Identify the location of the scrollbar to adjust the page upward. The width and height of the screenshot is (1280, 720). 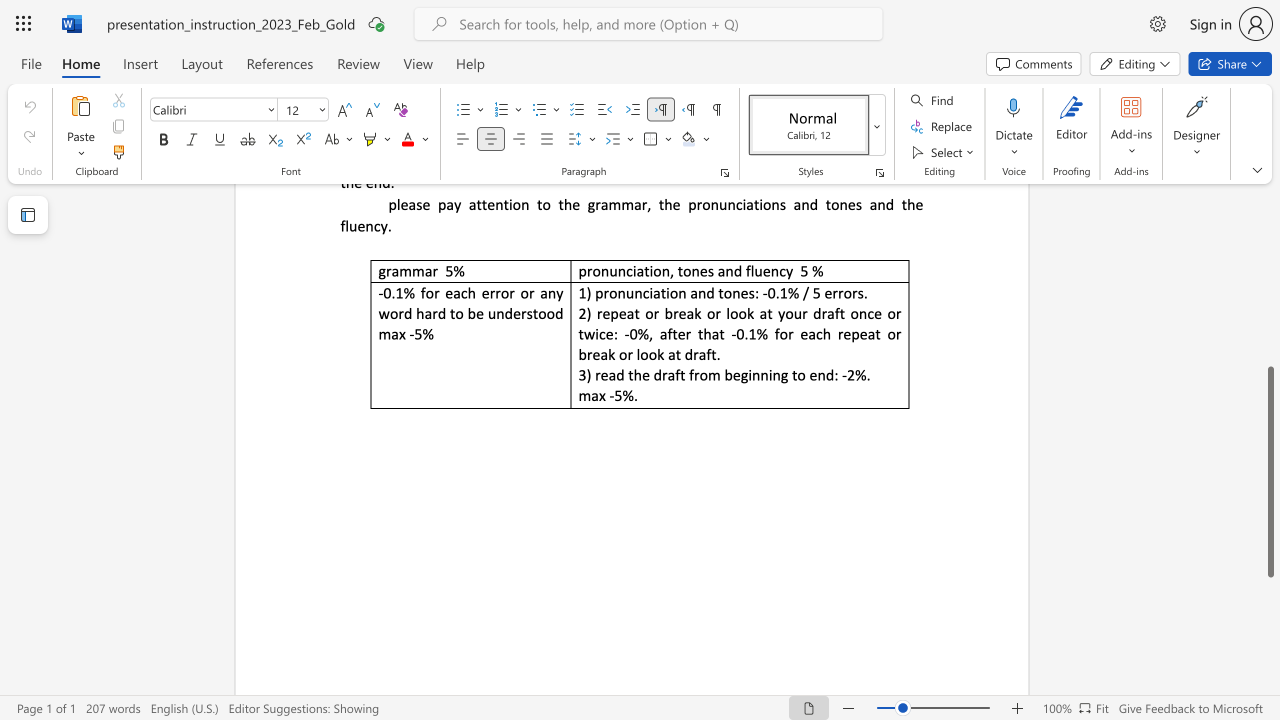
(1269, 318).